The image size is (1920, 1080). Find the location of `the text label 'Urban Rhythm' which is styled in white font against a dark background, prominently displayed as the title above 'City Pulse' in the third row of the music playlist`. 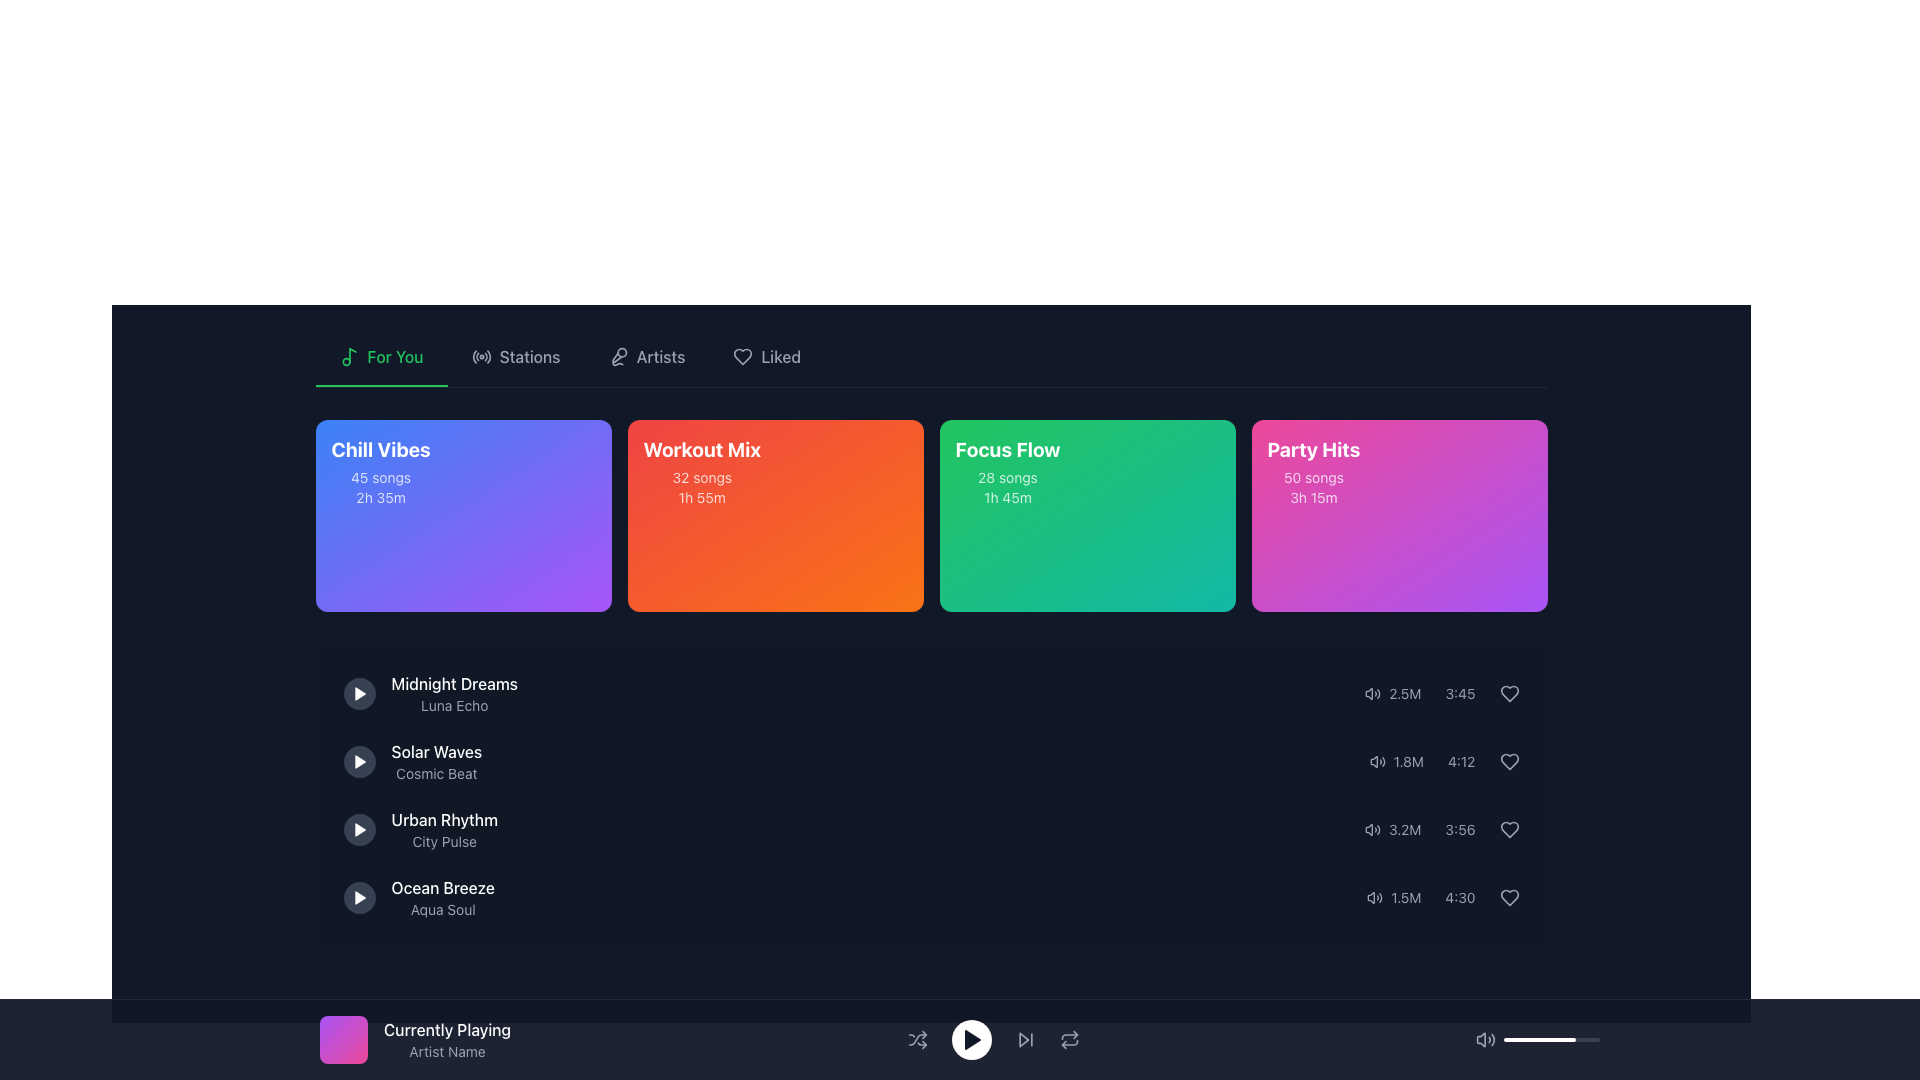

the text label 'Urban Rhythm' which is styled in white font against a dark background, prominently displayed as the title above 'City Pulse' in the third row of the music playlist is located at coordinates (443, 820).